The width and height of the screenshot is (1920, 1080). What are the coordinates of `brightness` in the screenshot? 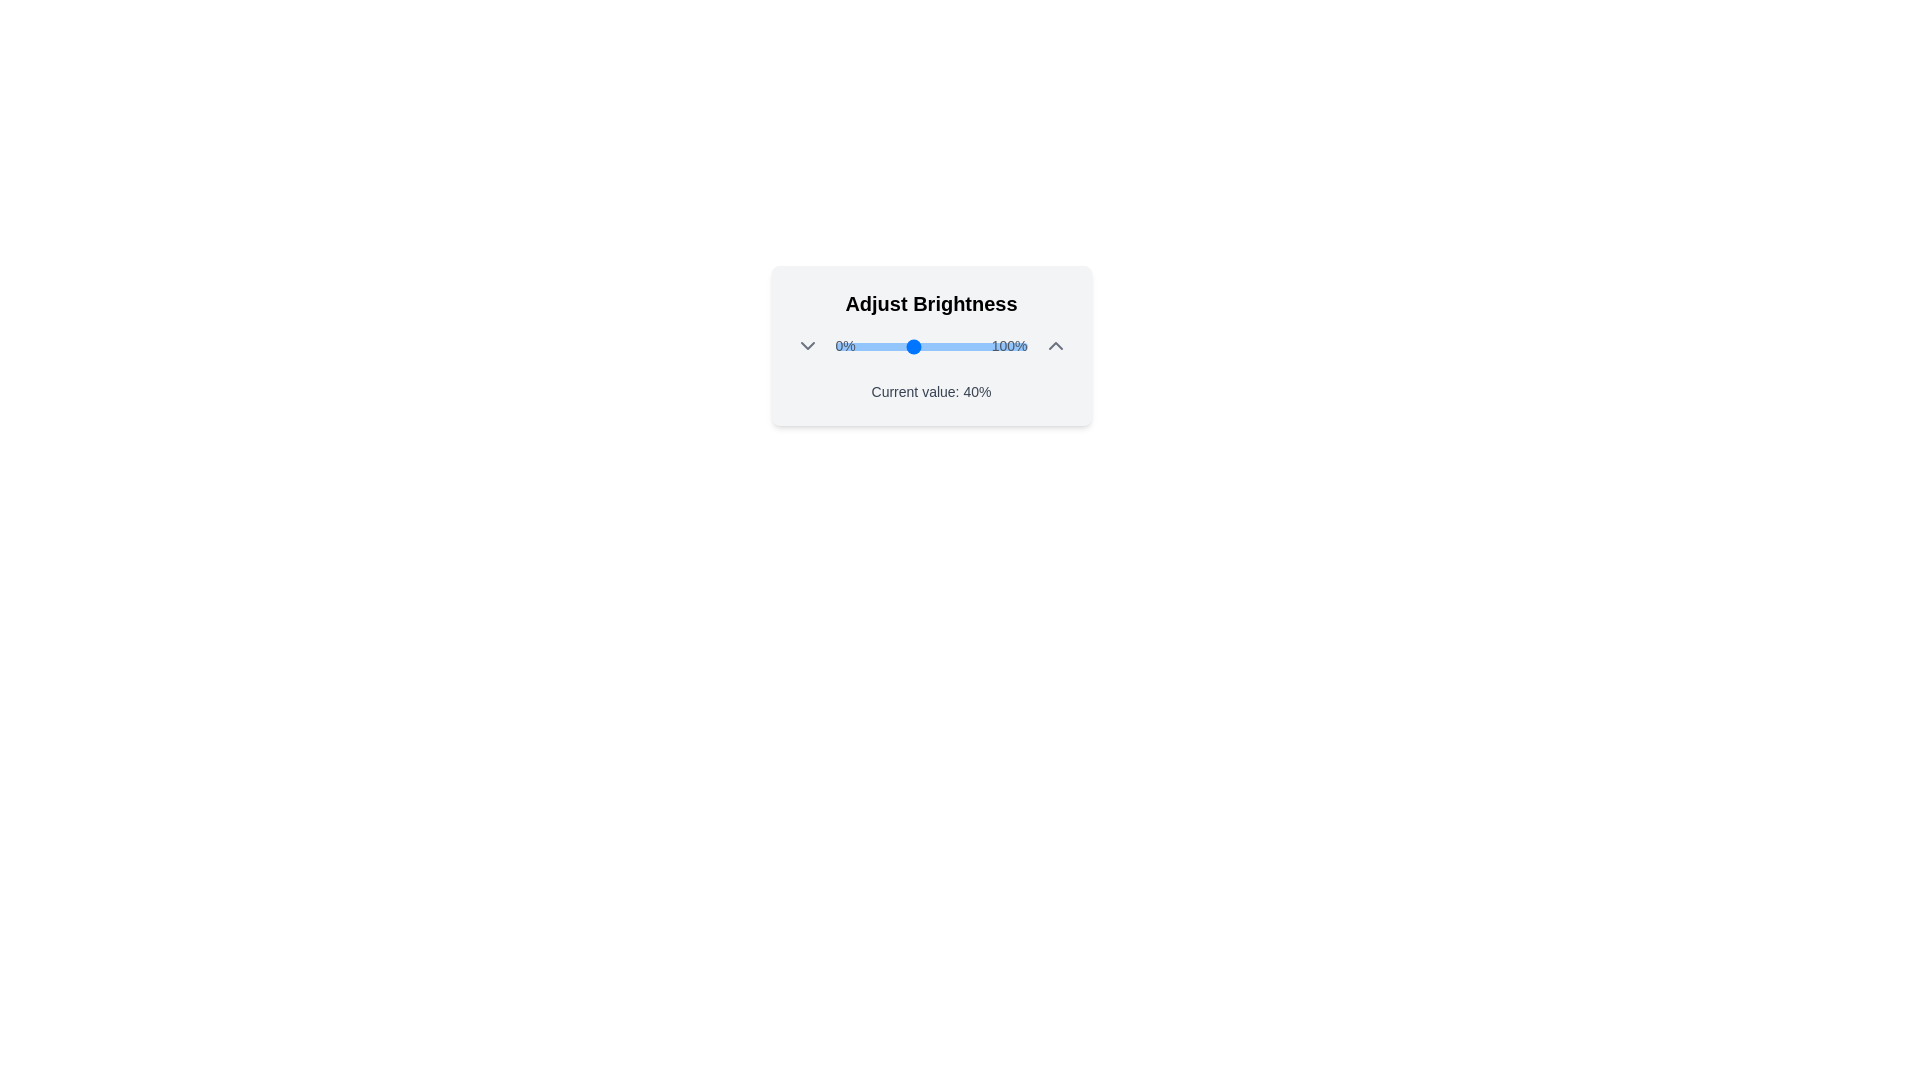 It's located at (896, 346).